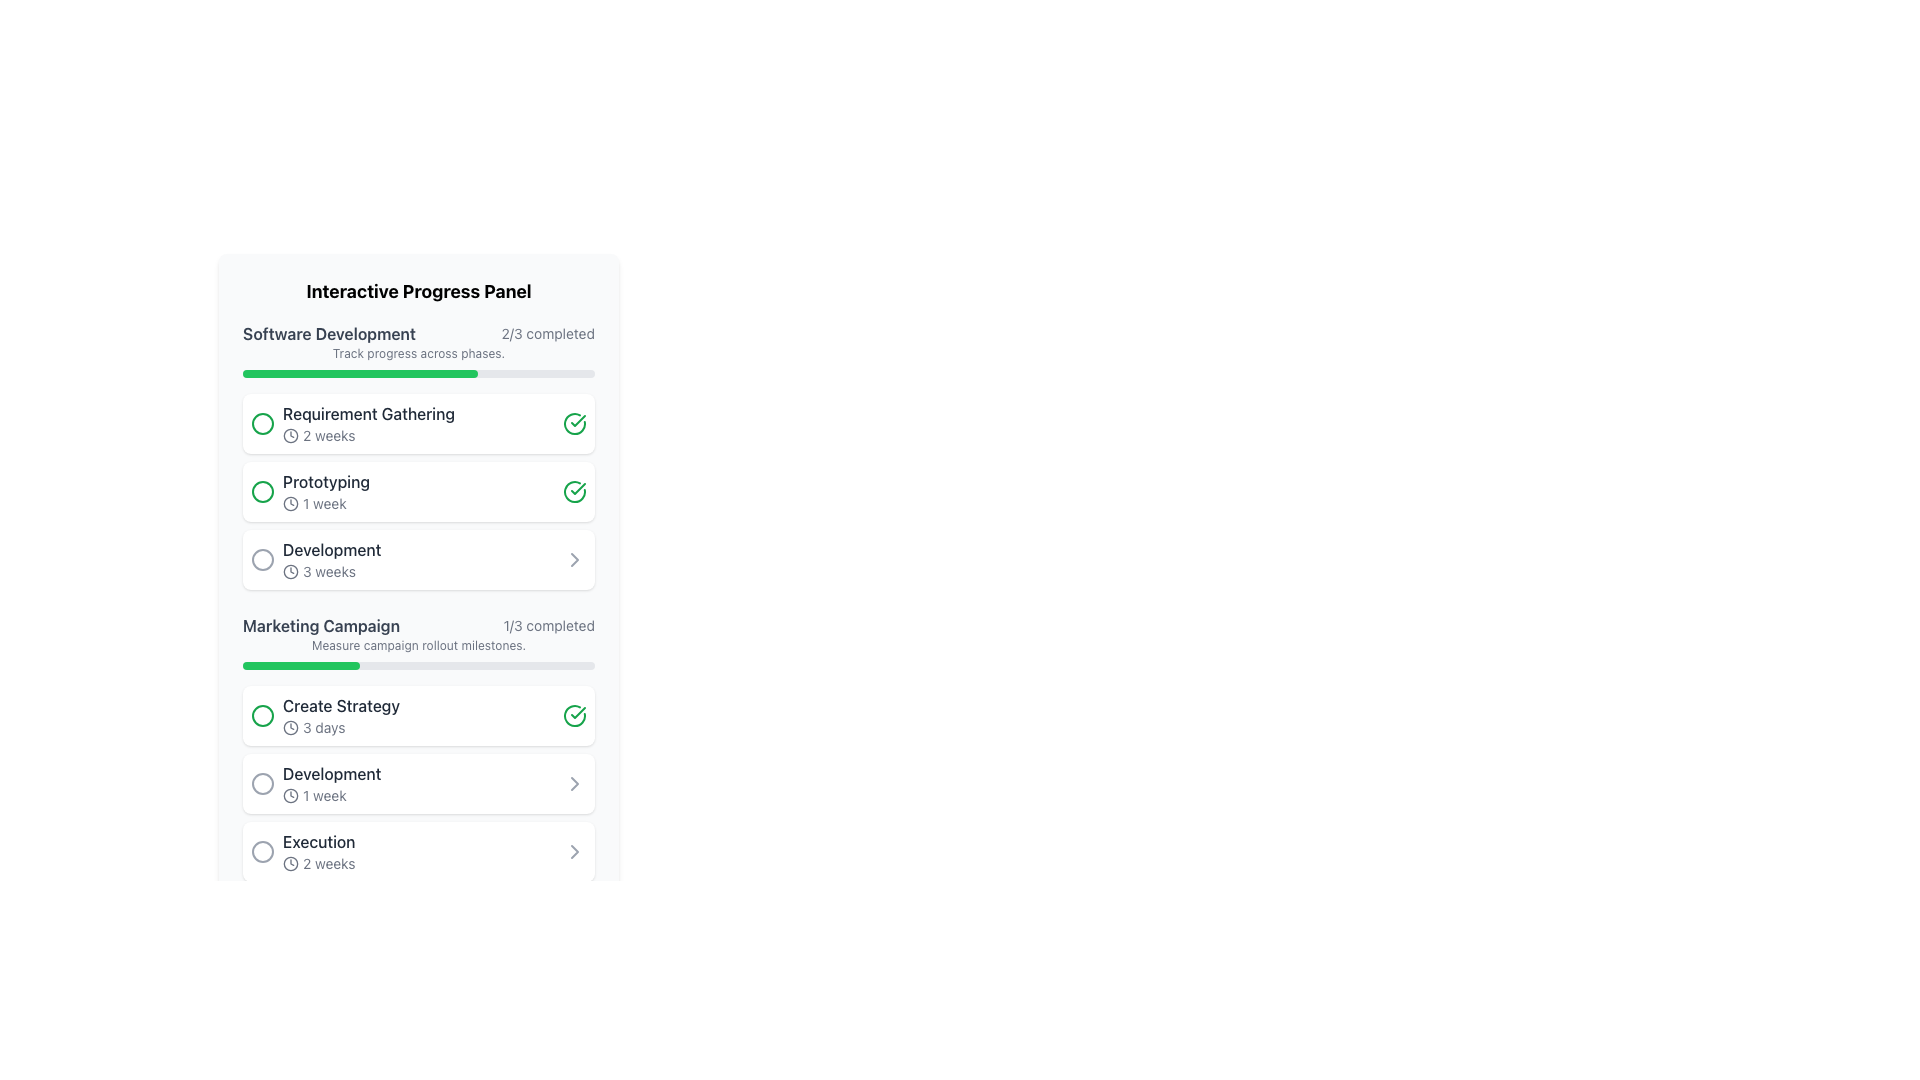  I want to click on the decorative arc element in the SVG graphic that represents a completed task, symbolized by the green check-circle icon, located in the 'Prototyping' entry of the 'Software Development' section, so click(574, 492).